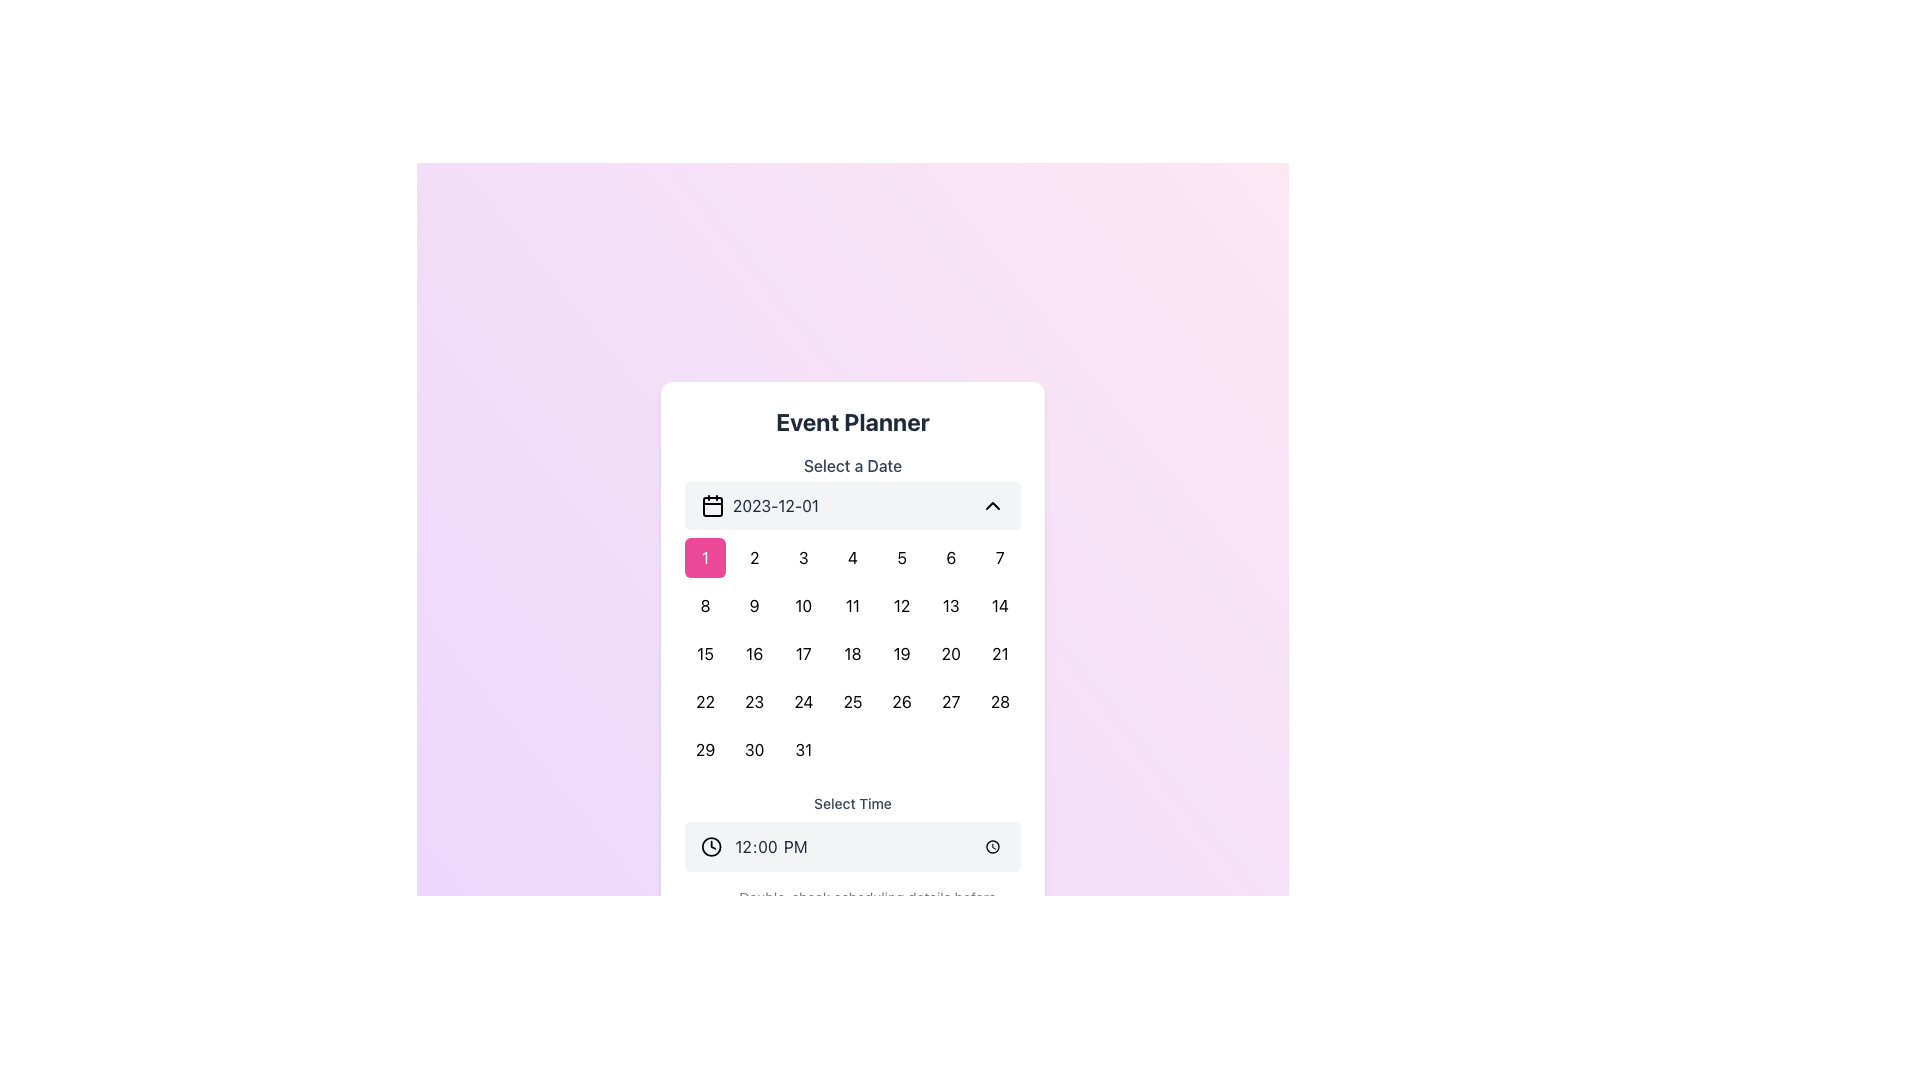  I want to click on the button representing the date '1' in the calendar view, so click(705, 558).